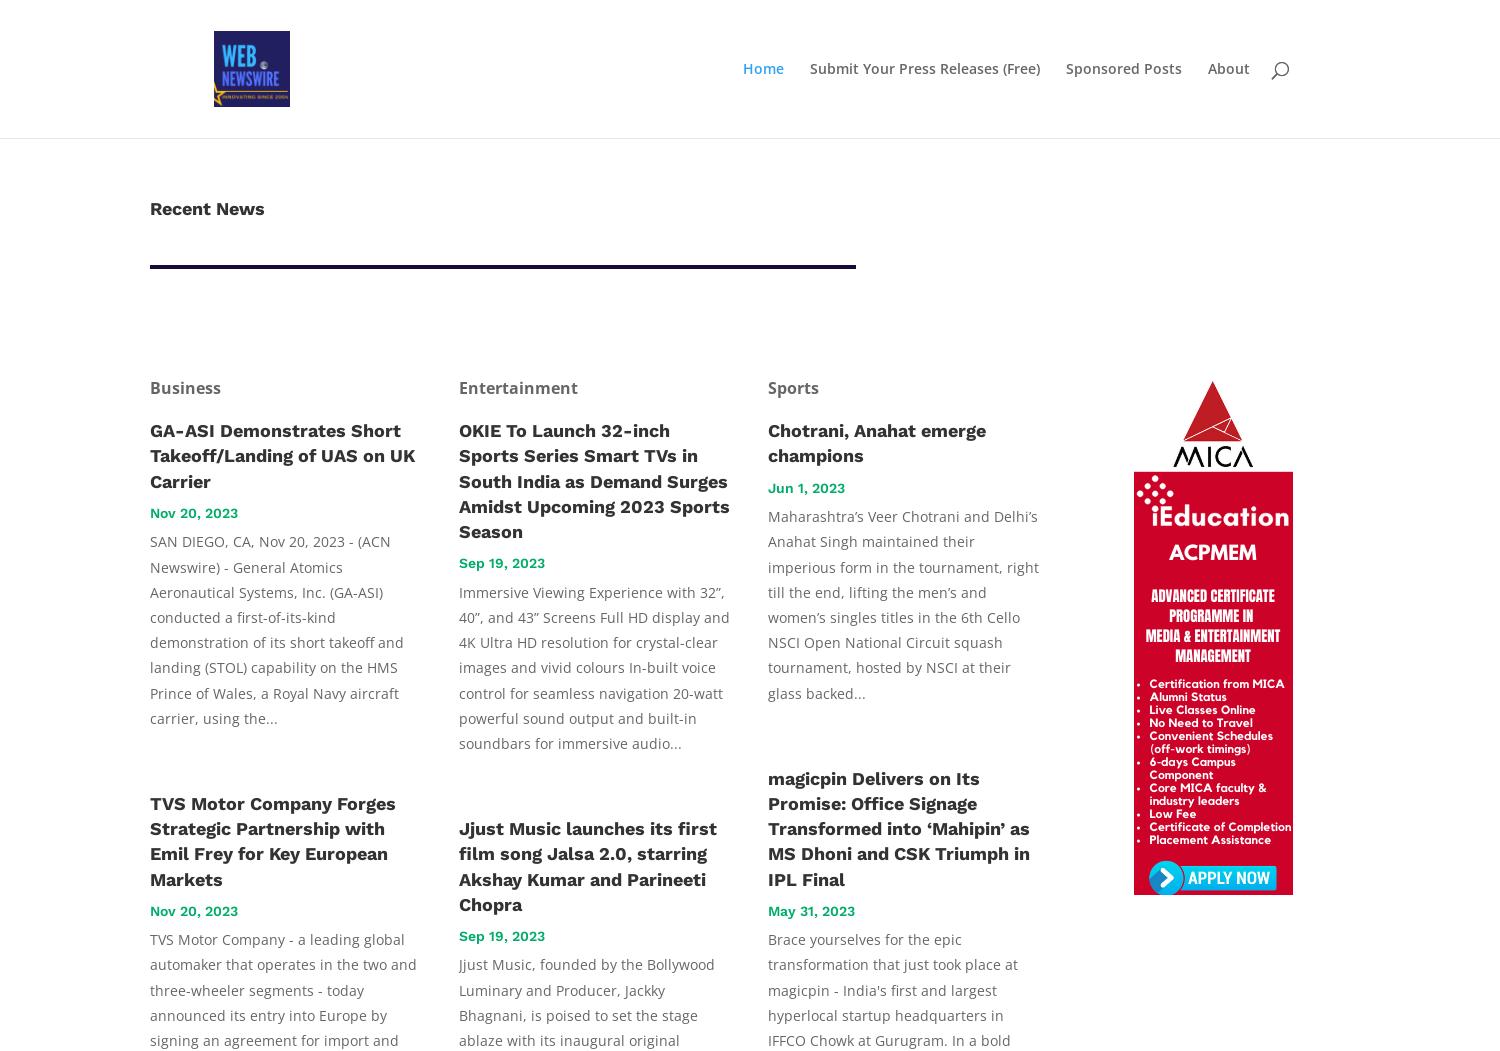  I want to click on 'May 31, 2023', so click(811, 909).